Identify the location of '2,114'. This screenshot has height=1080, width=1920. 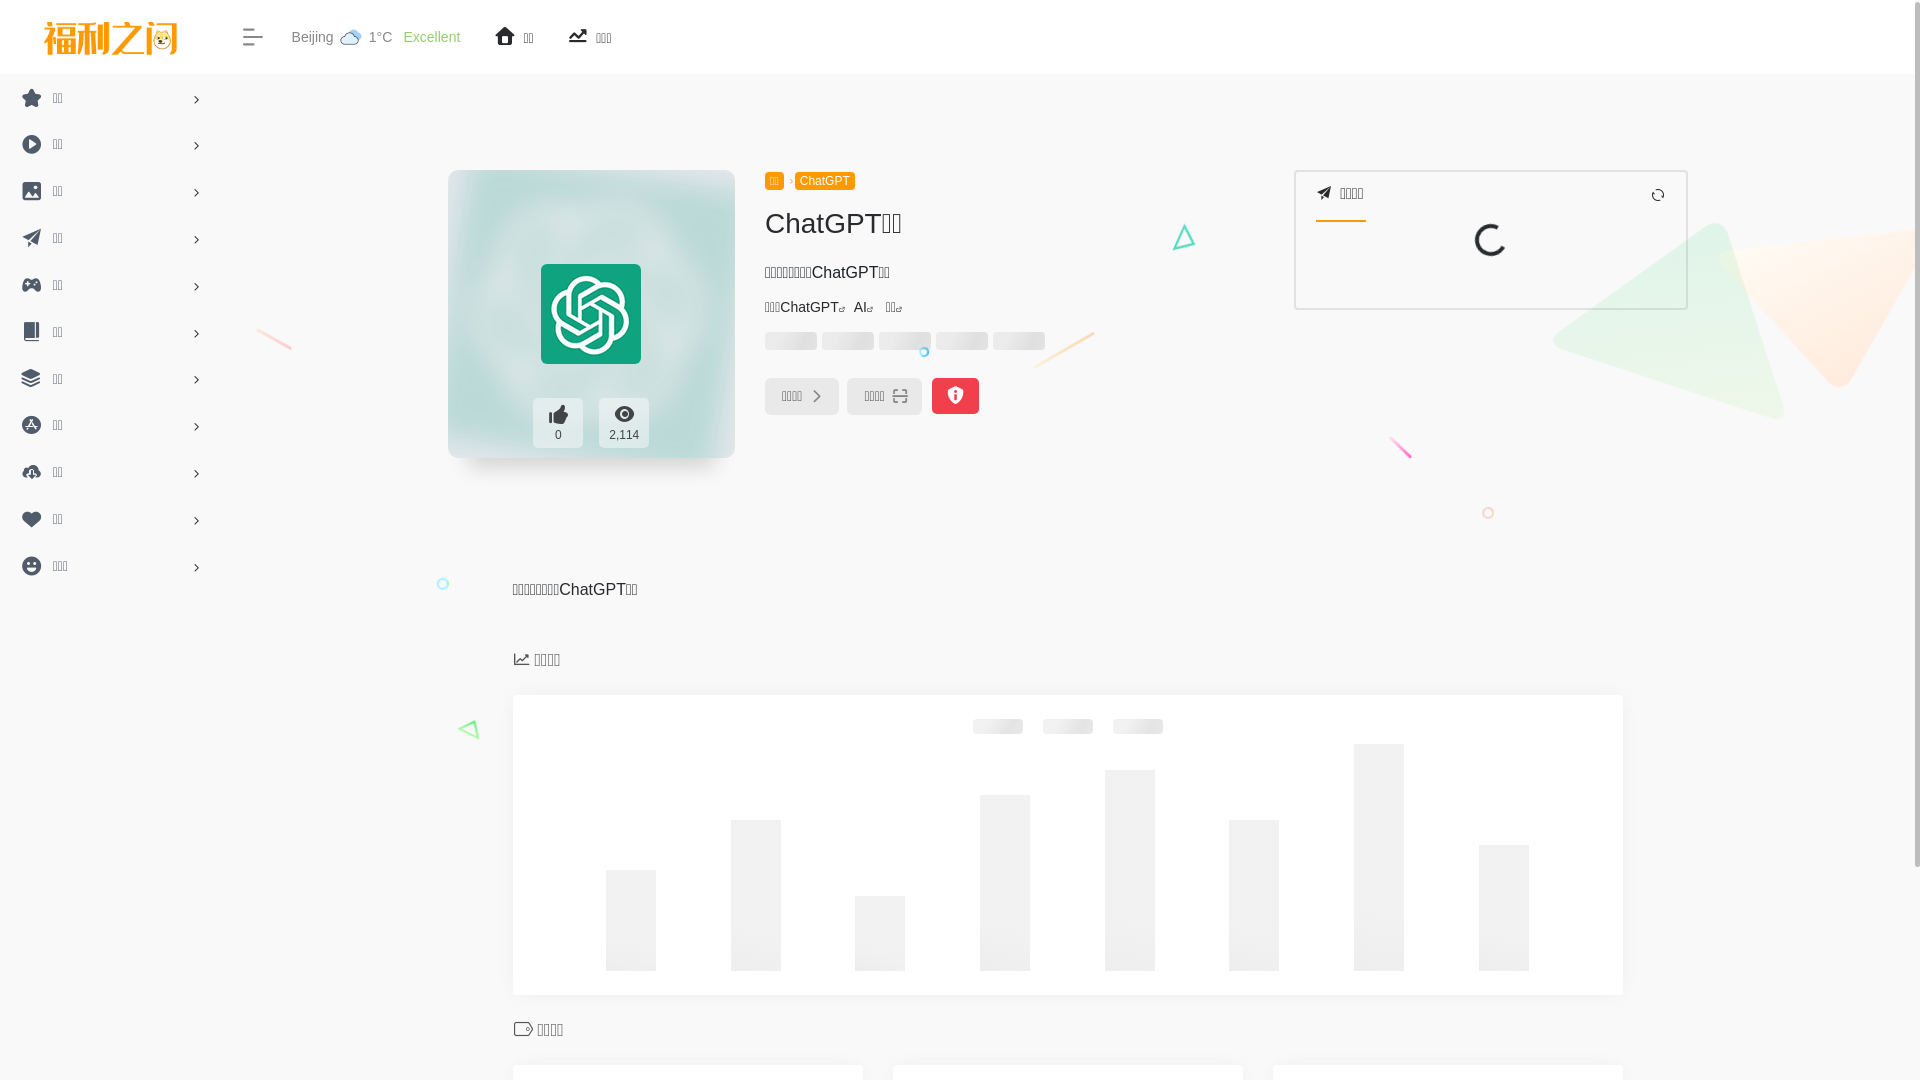
(598, 422).